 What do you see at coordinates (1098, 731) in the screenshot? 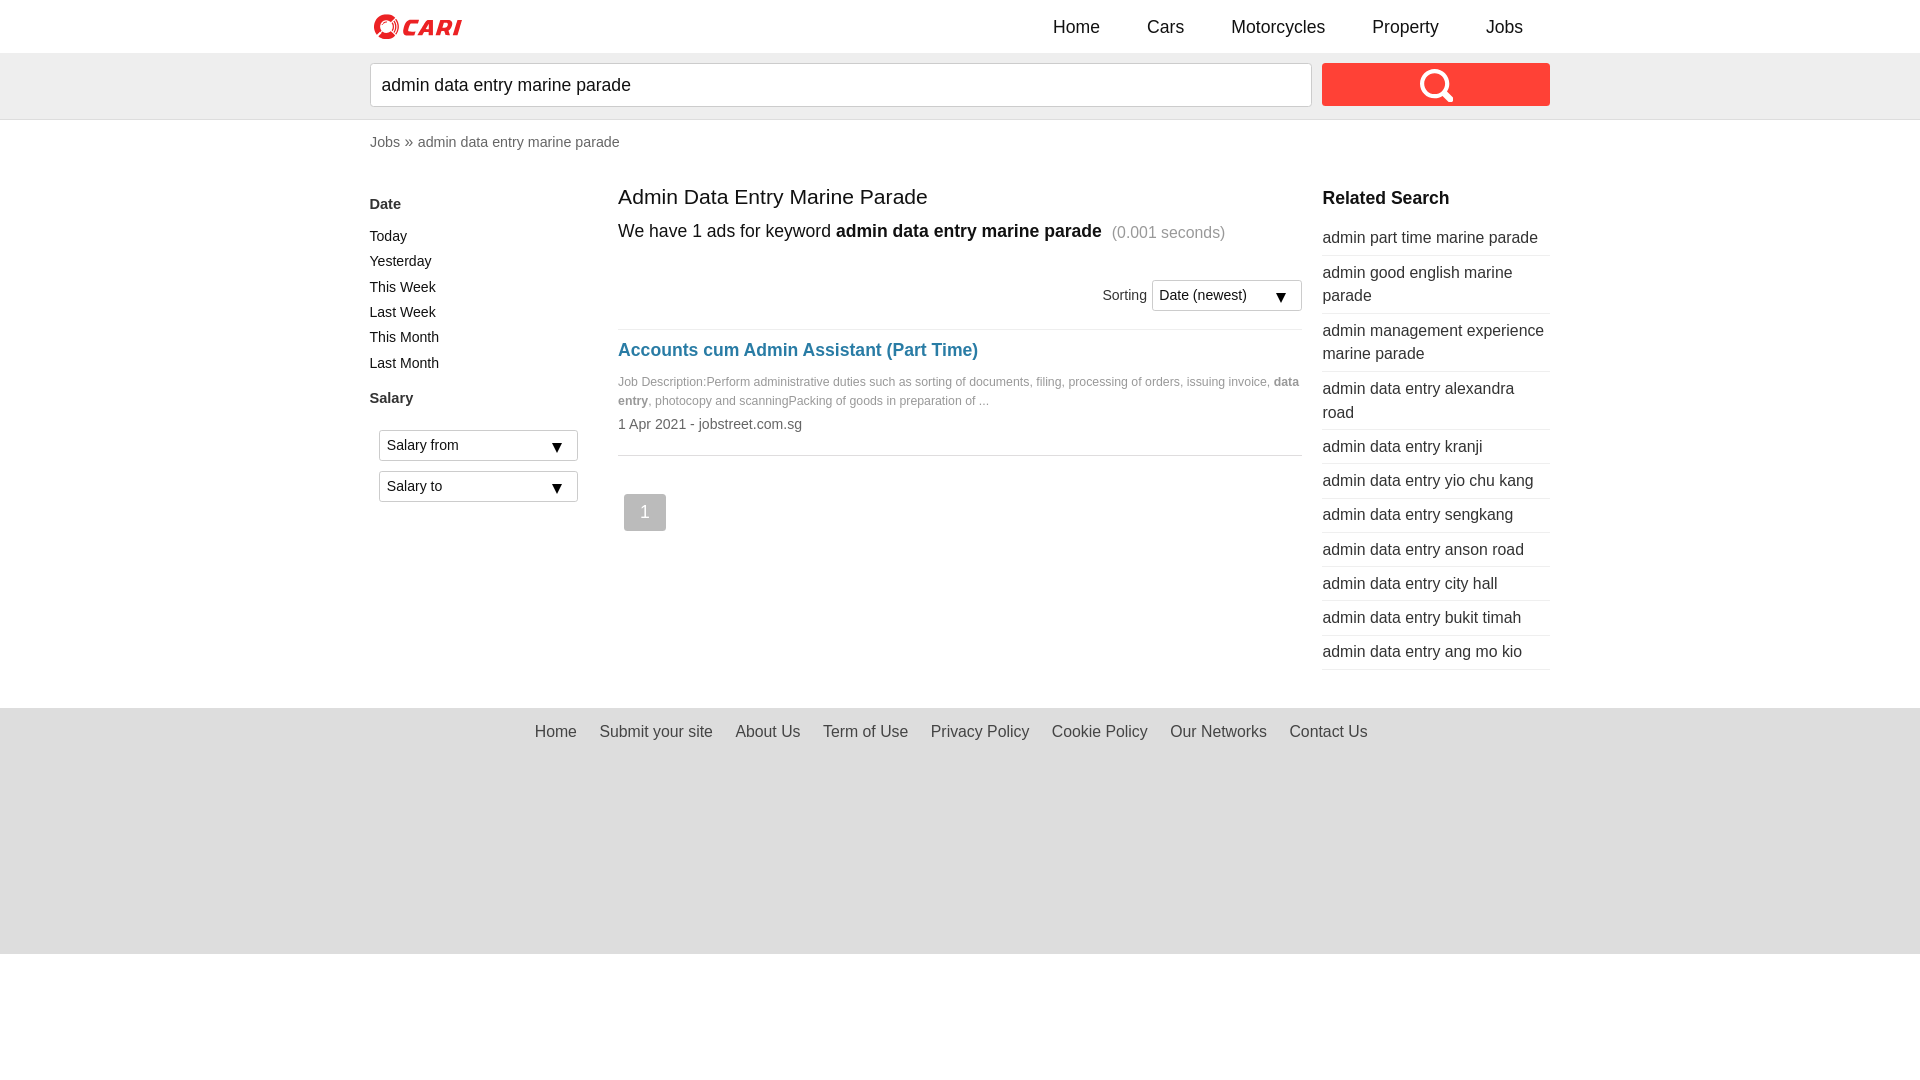
I see `'Cookie Policy'` at bounding box center [1098, 731].